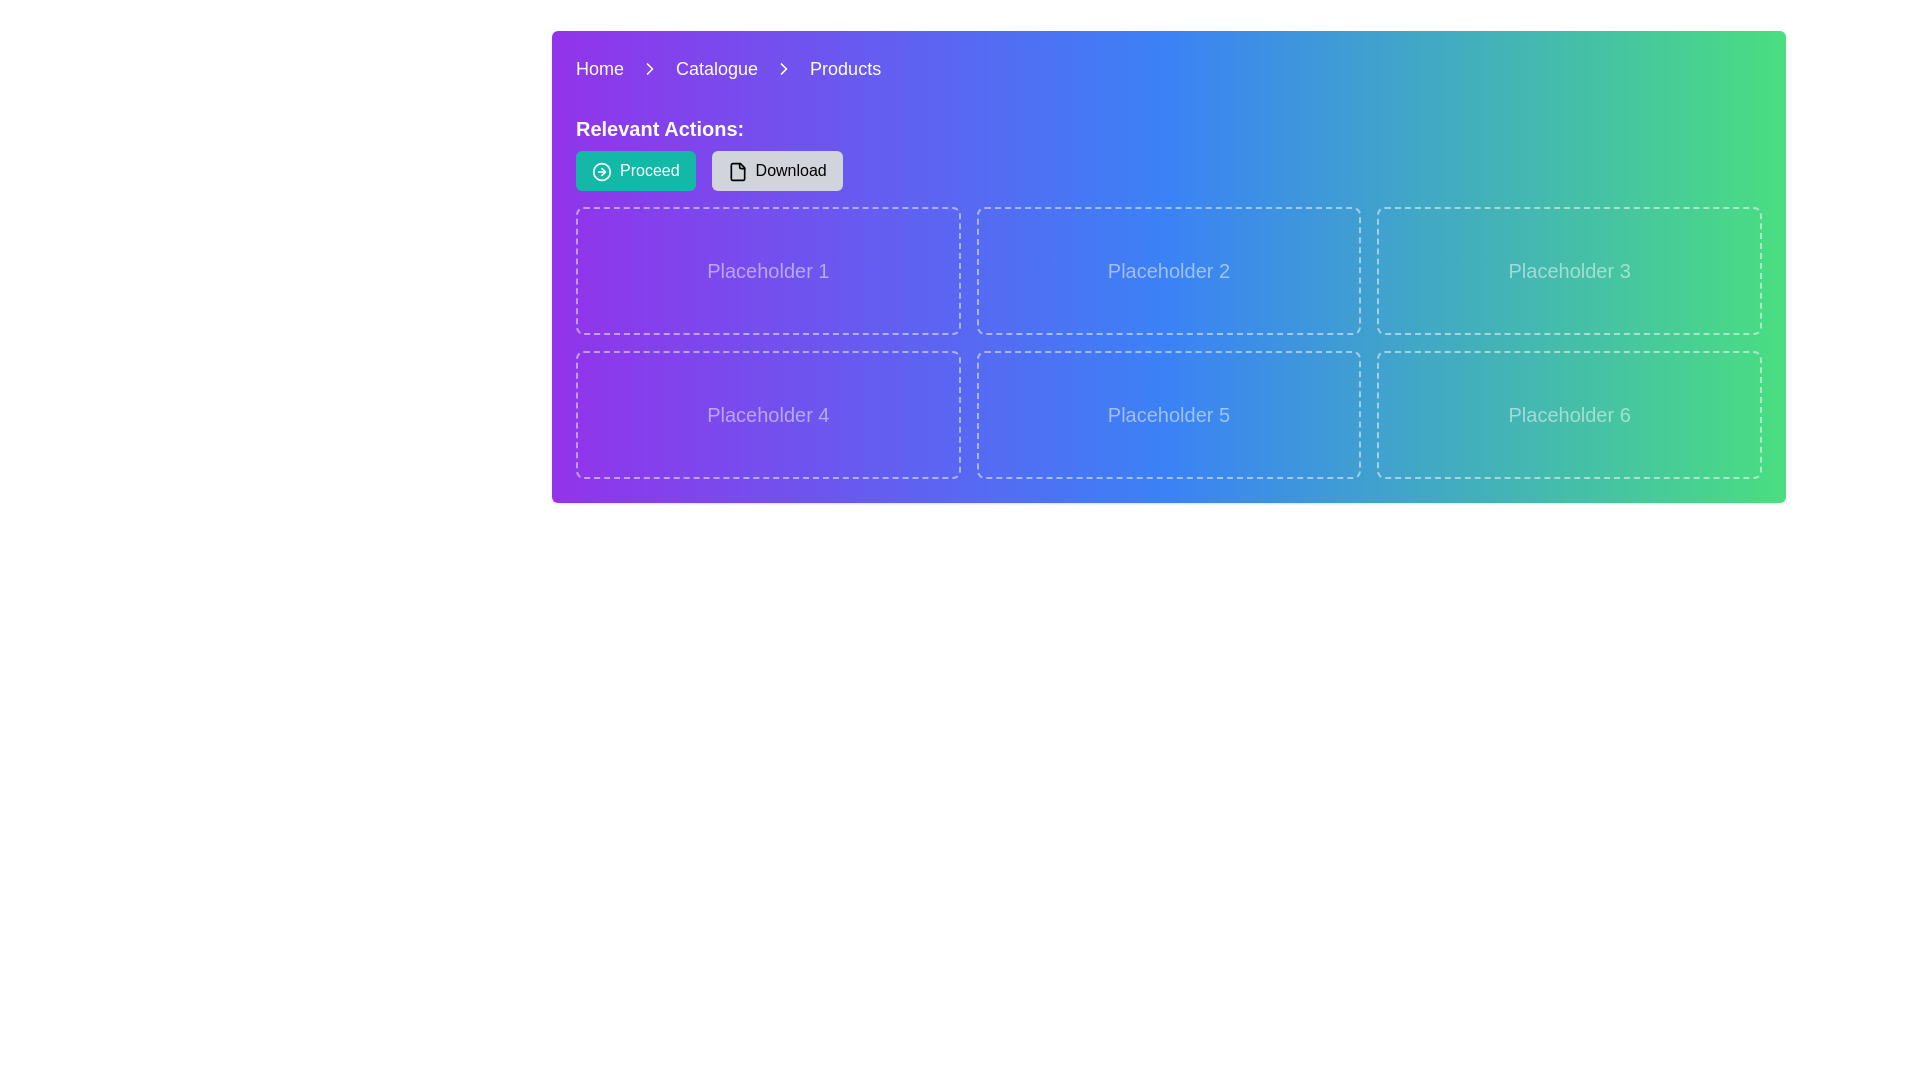 The height and width of the screenshot is (1080, 1920). What do you see at coordinates (660, 128) in the screenshot?
I see `the Text Label that categorizes the subsequent buttons, located in the upper left portion of the interface, directly below navigation breadcrumbs and above the 'Proceed' and 'Download' buttons` at bounding box center [660, 128].